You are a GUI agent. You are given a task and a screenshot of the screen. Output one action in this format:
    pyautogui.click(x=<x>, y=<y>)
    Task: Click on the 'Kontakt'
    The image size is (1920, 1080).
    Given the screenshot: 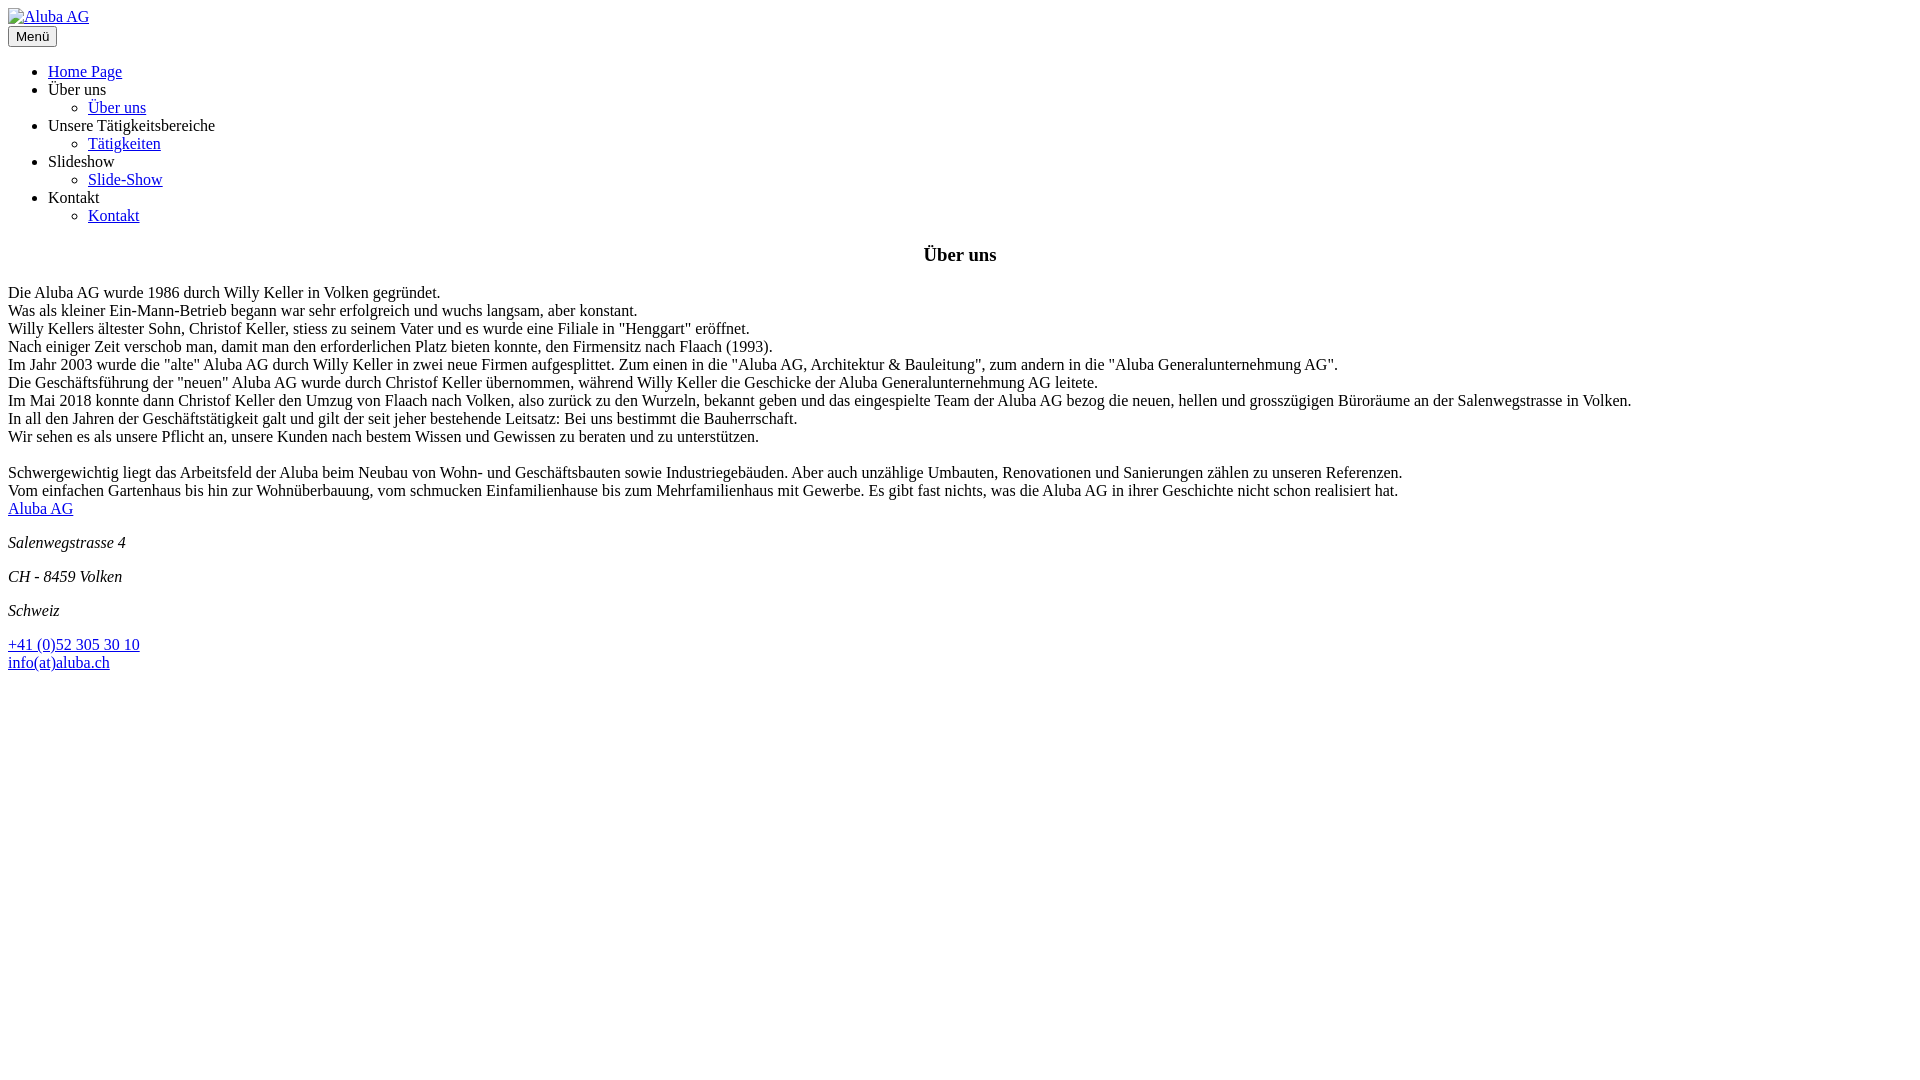 What is the action you would take?
    pyautogui.click(x=113, y=215)
    